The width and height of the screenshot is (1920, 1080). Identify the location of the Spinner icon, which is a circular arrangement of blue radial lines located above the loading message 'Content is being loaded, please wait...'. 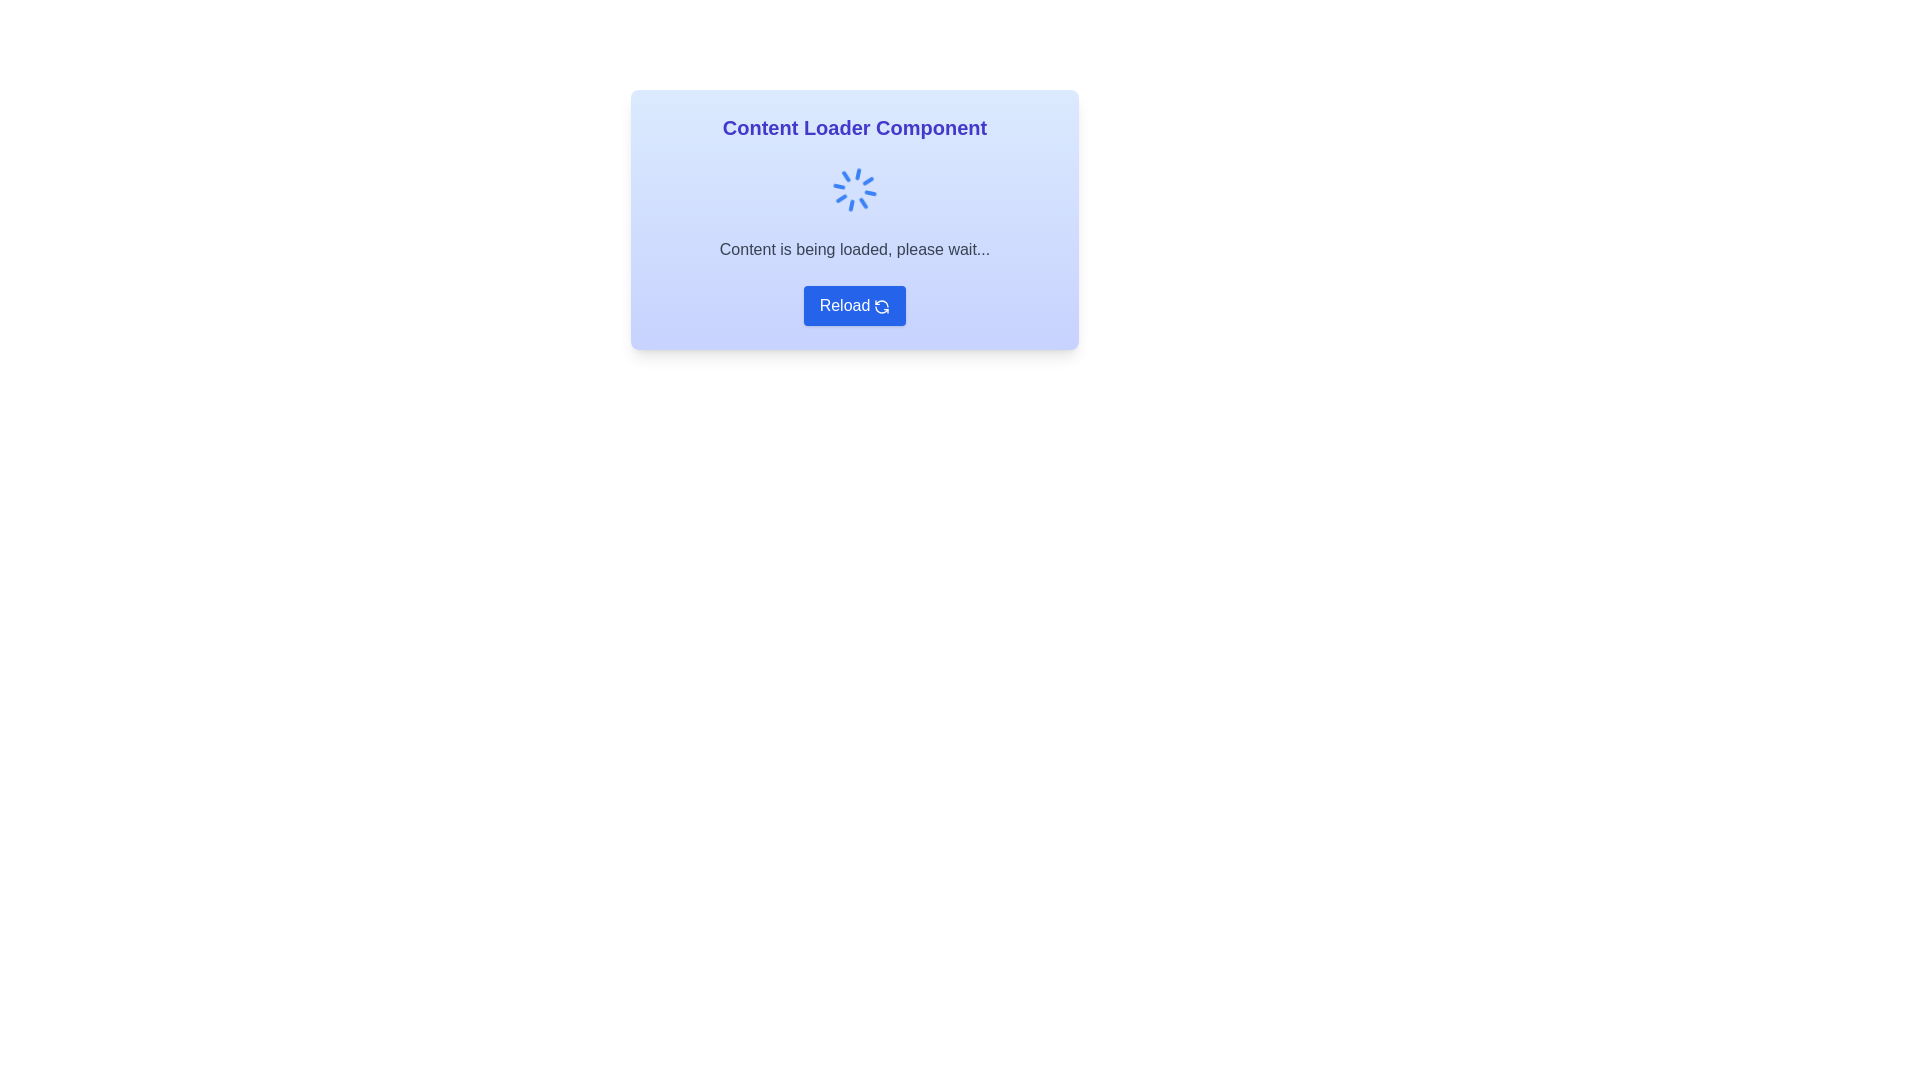
(854, 189).